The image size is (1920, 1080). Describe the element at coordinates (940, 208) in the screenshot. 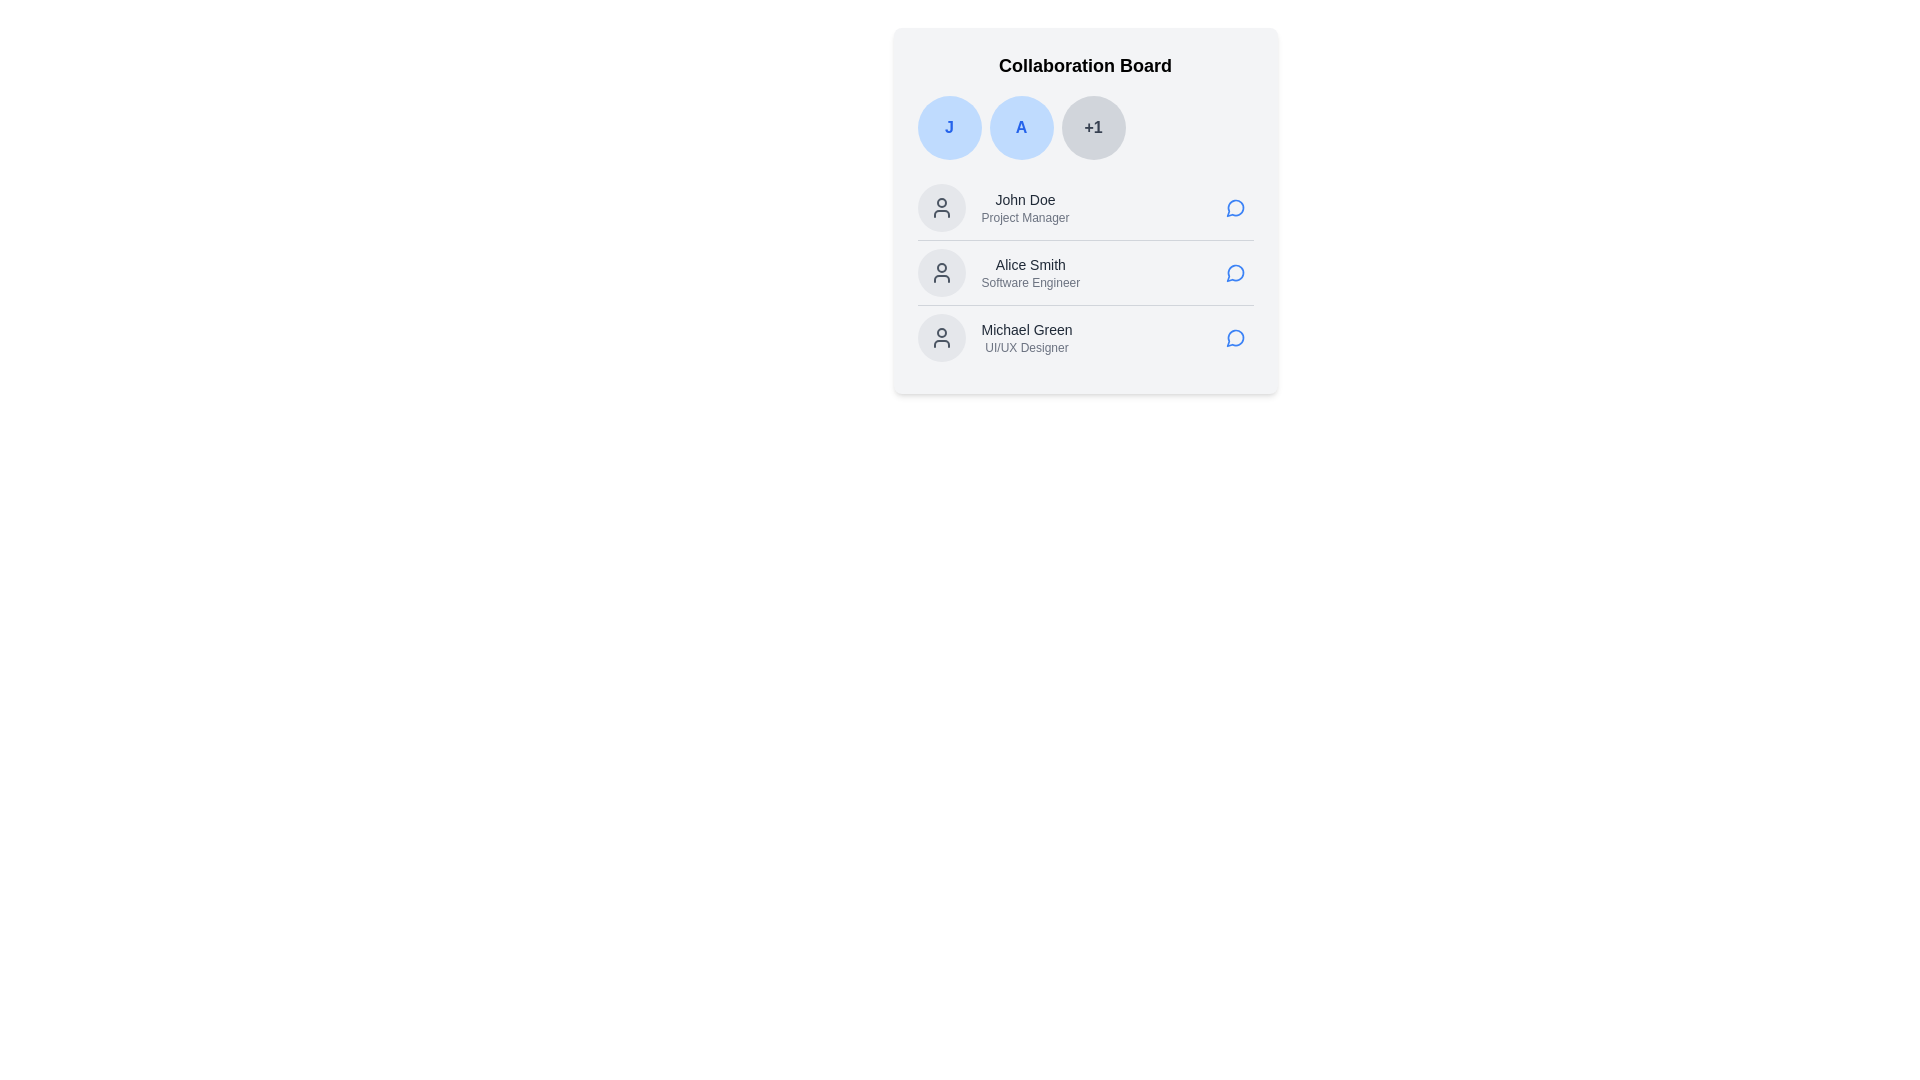

I see `the Avatar Icon representing the user 'John Doe' in the list` at that location.